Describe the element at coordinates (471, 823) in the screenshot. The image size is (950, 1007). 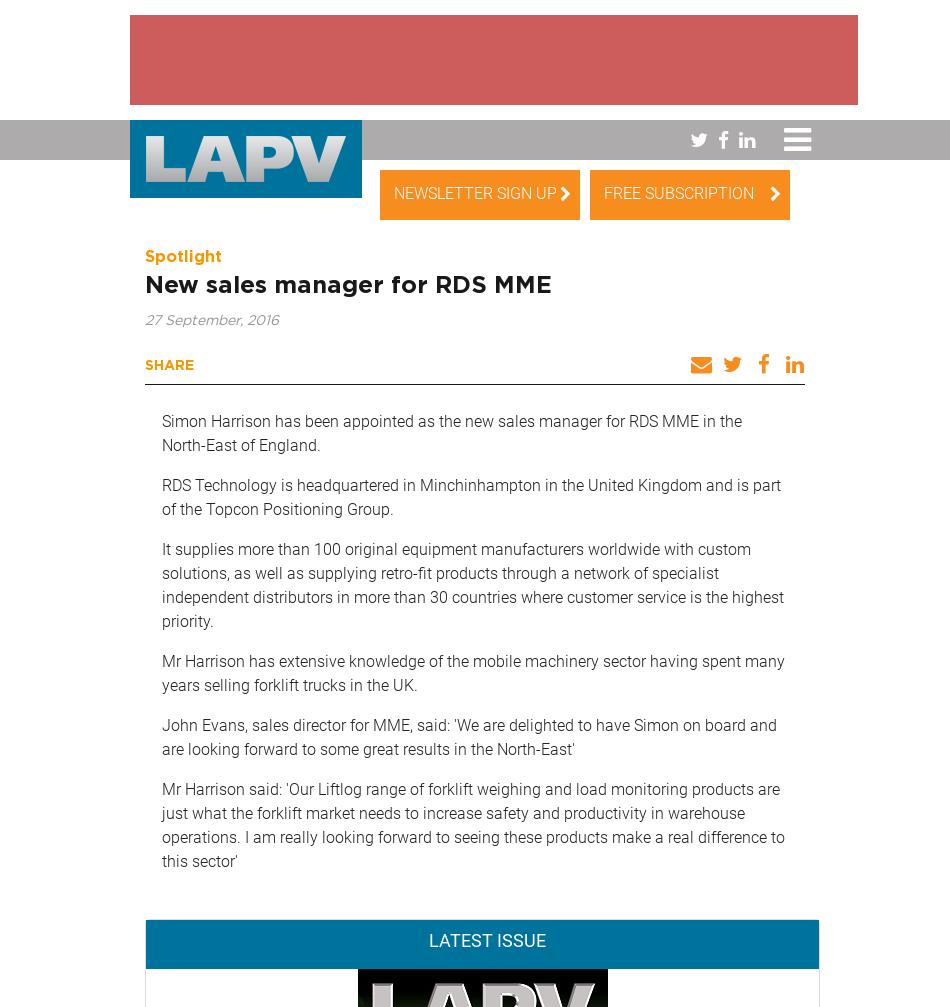
I see `'Mr Harrison said: 'Our Liftlog range of forklift weighing and load monitoring products are just what the forklift market needs to increase safety and productivity in warehouse operations. I am really looking forward to seeing these products make a real difference to this sector''` at that location.